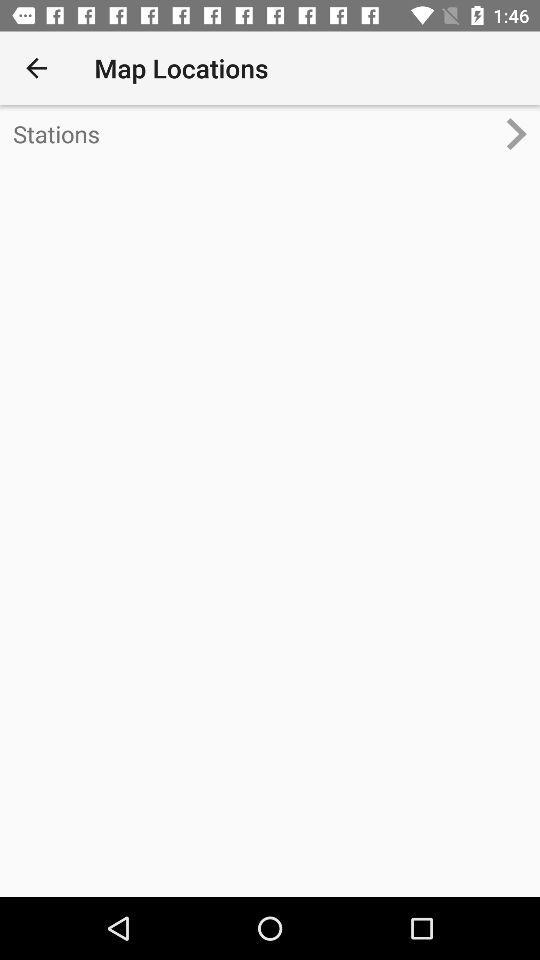  Describe the element at coordinates (253, 133) in the screenshot. I see `stations item` at that location.